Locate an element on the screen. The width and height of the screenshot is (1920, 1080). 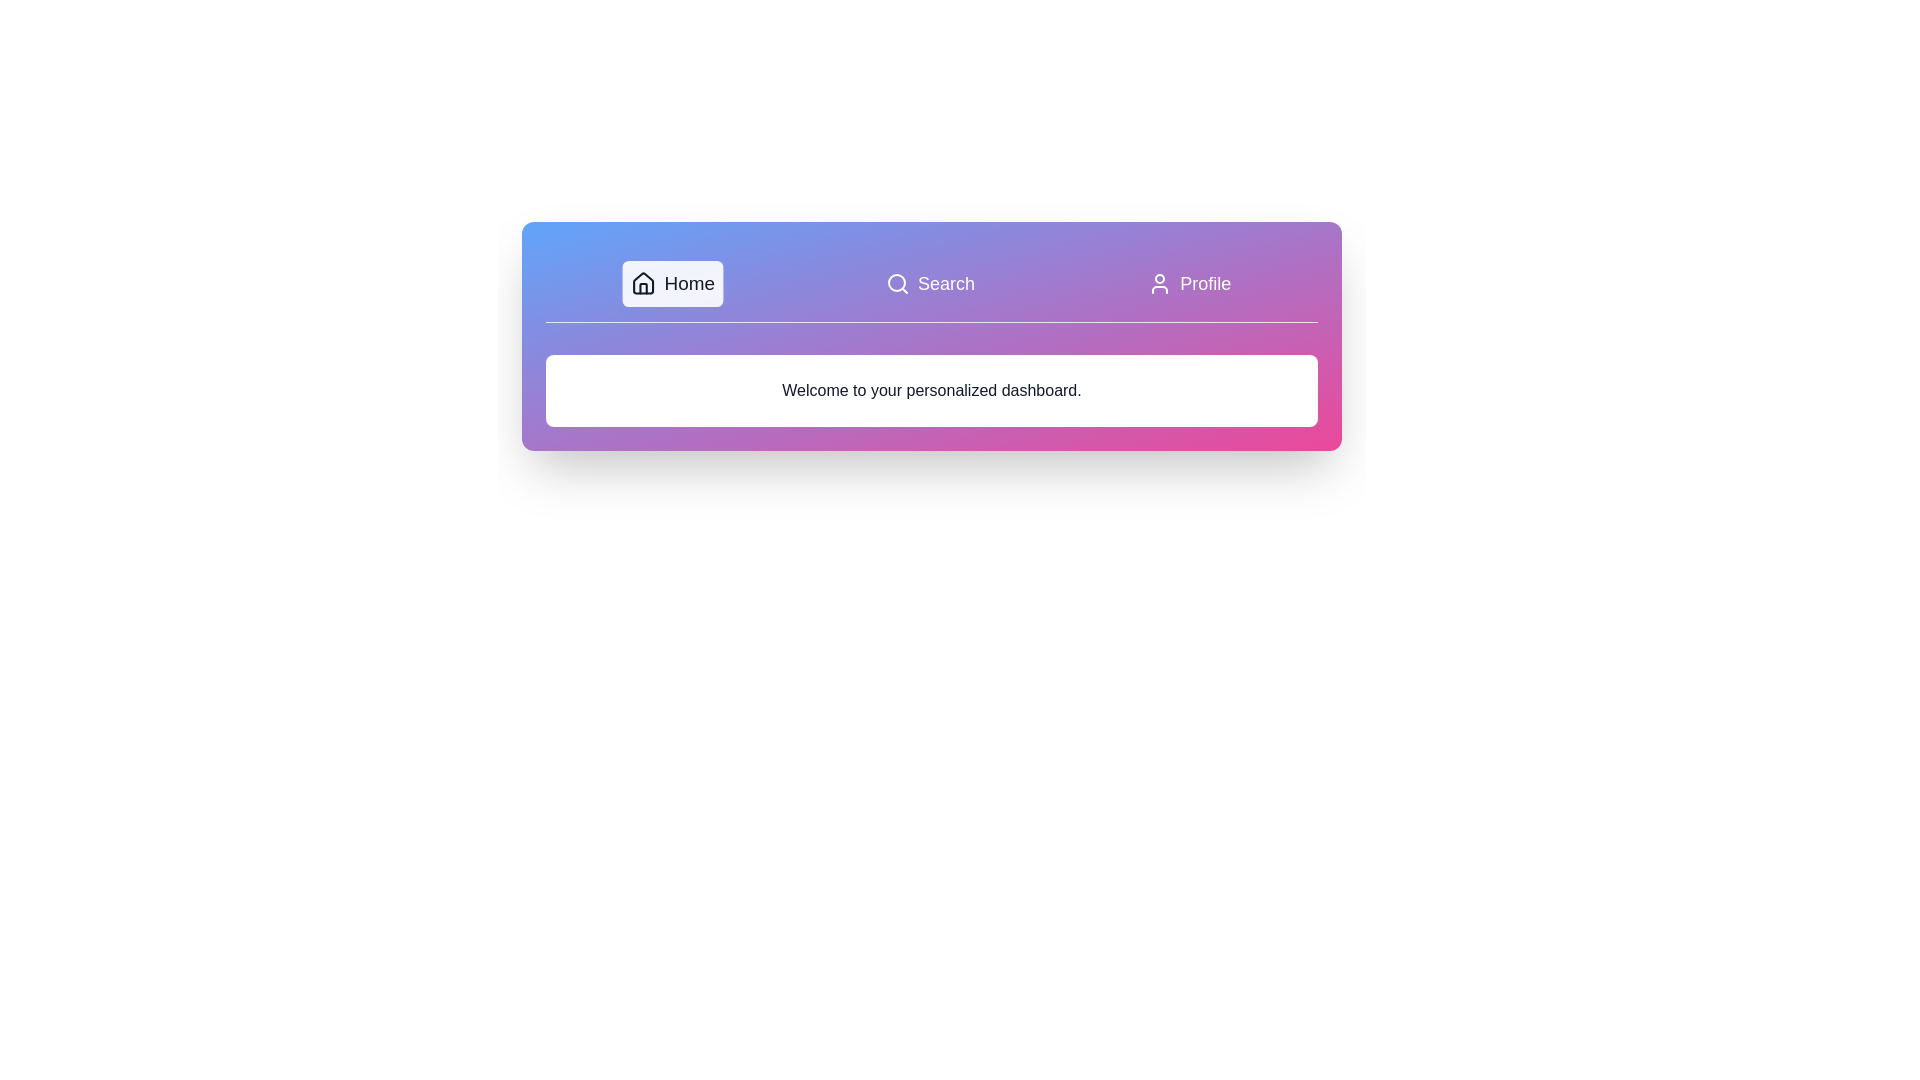
the tab labeled Profile to view its content is located at coordinates (1189, 284).